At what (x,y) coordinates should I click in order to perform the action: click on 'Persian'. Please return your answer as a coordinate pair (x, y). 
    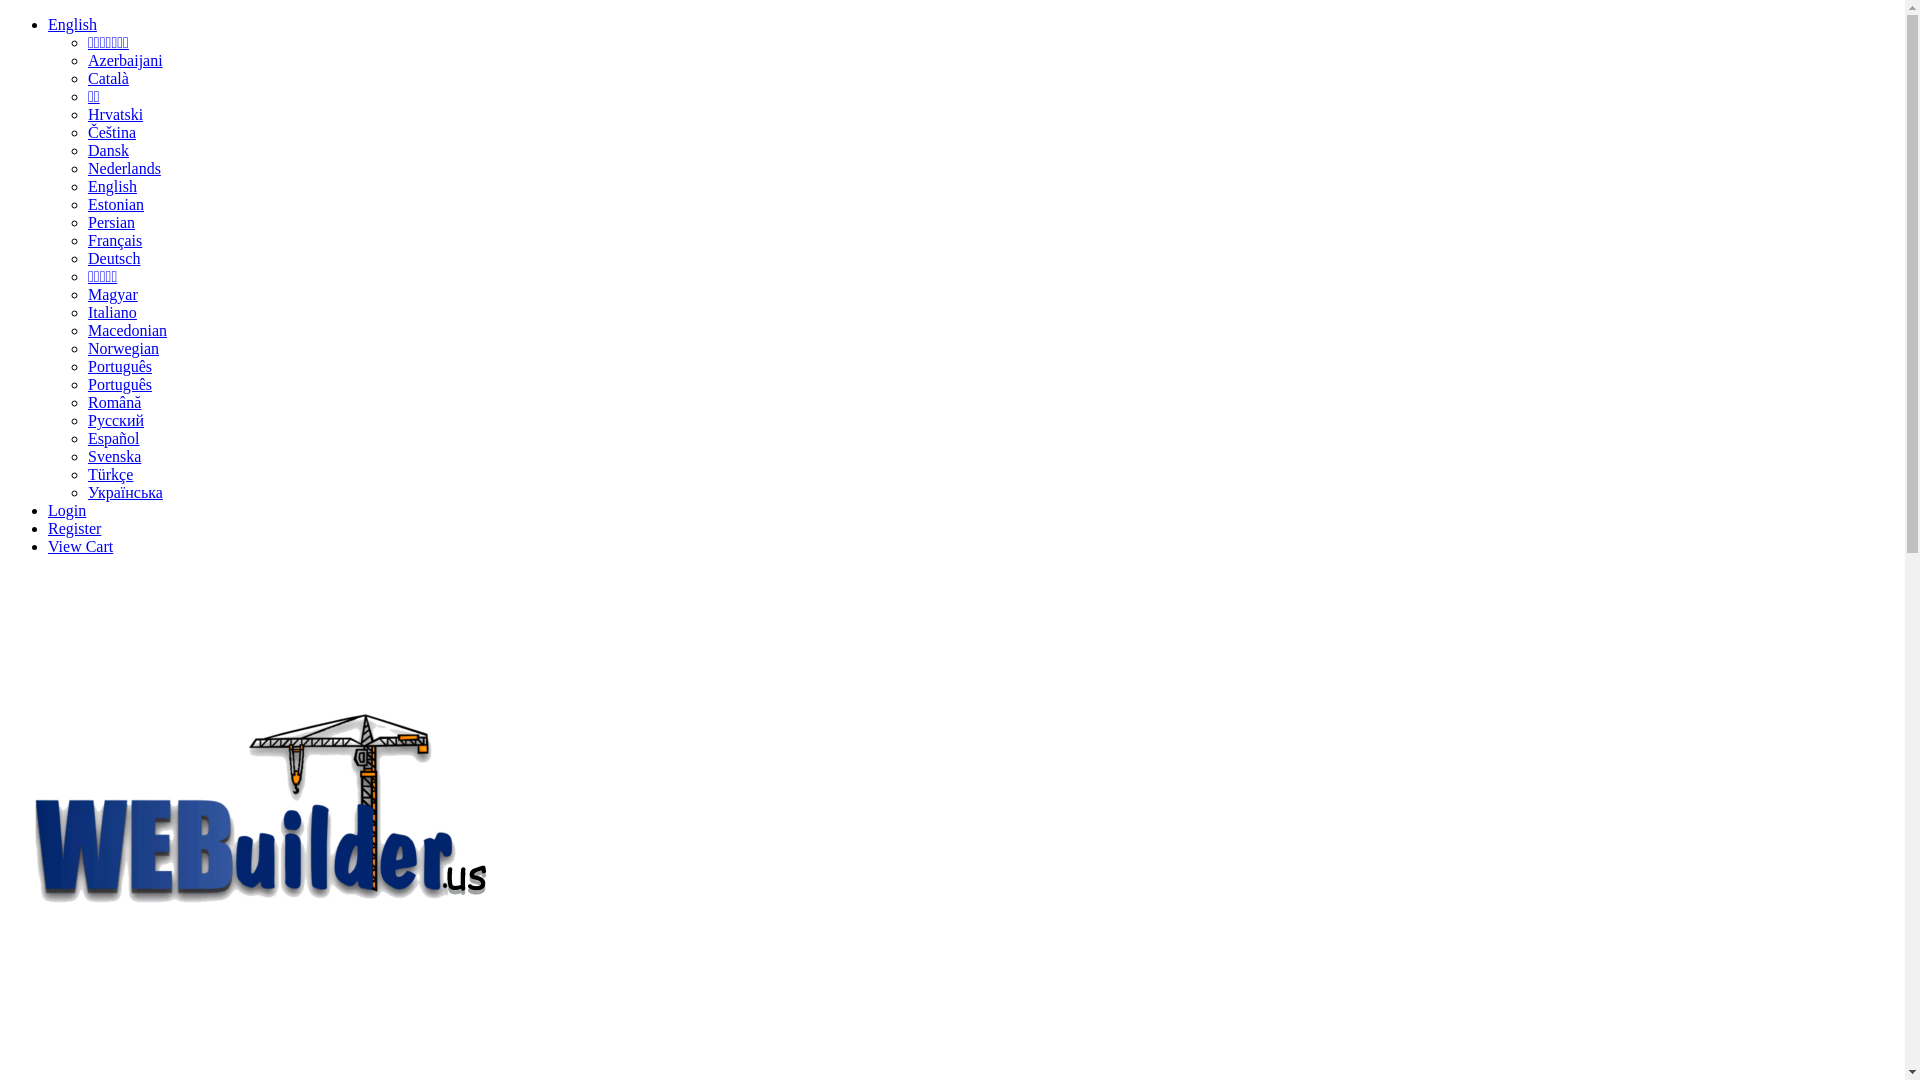
    Looking at the image, I should click on (110, 222).